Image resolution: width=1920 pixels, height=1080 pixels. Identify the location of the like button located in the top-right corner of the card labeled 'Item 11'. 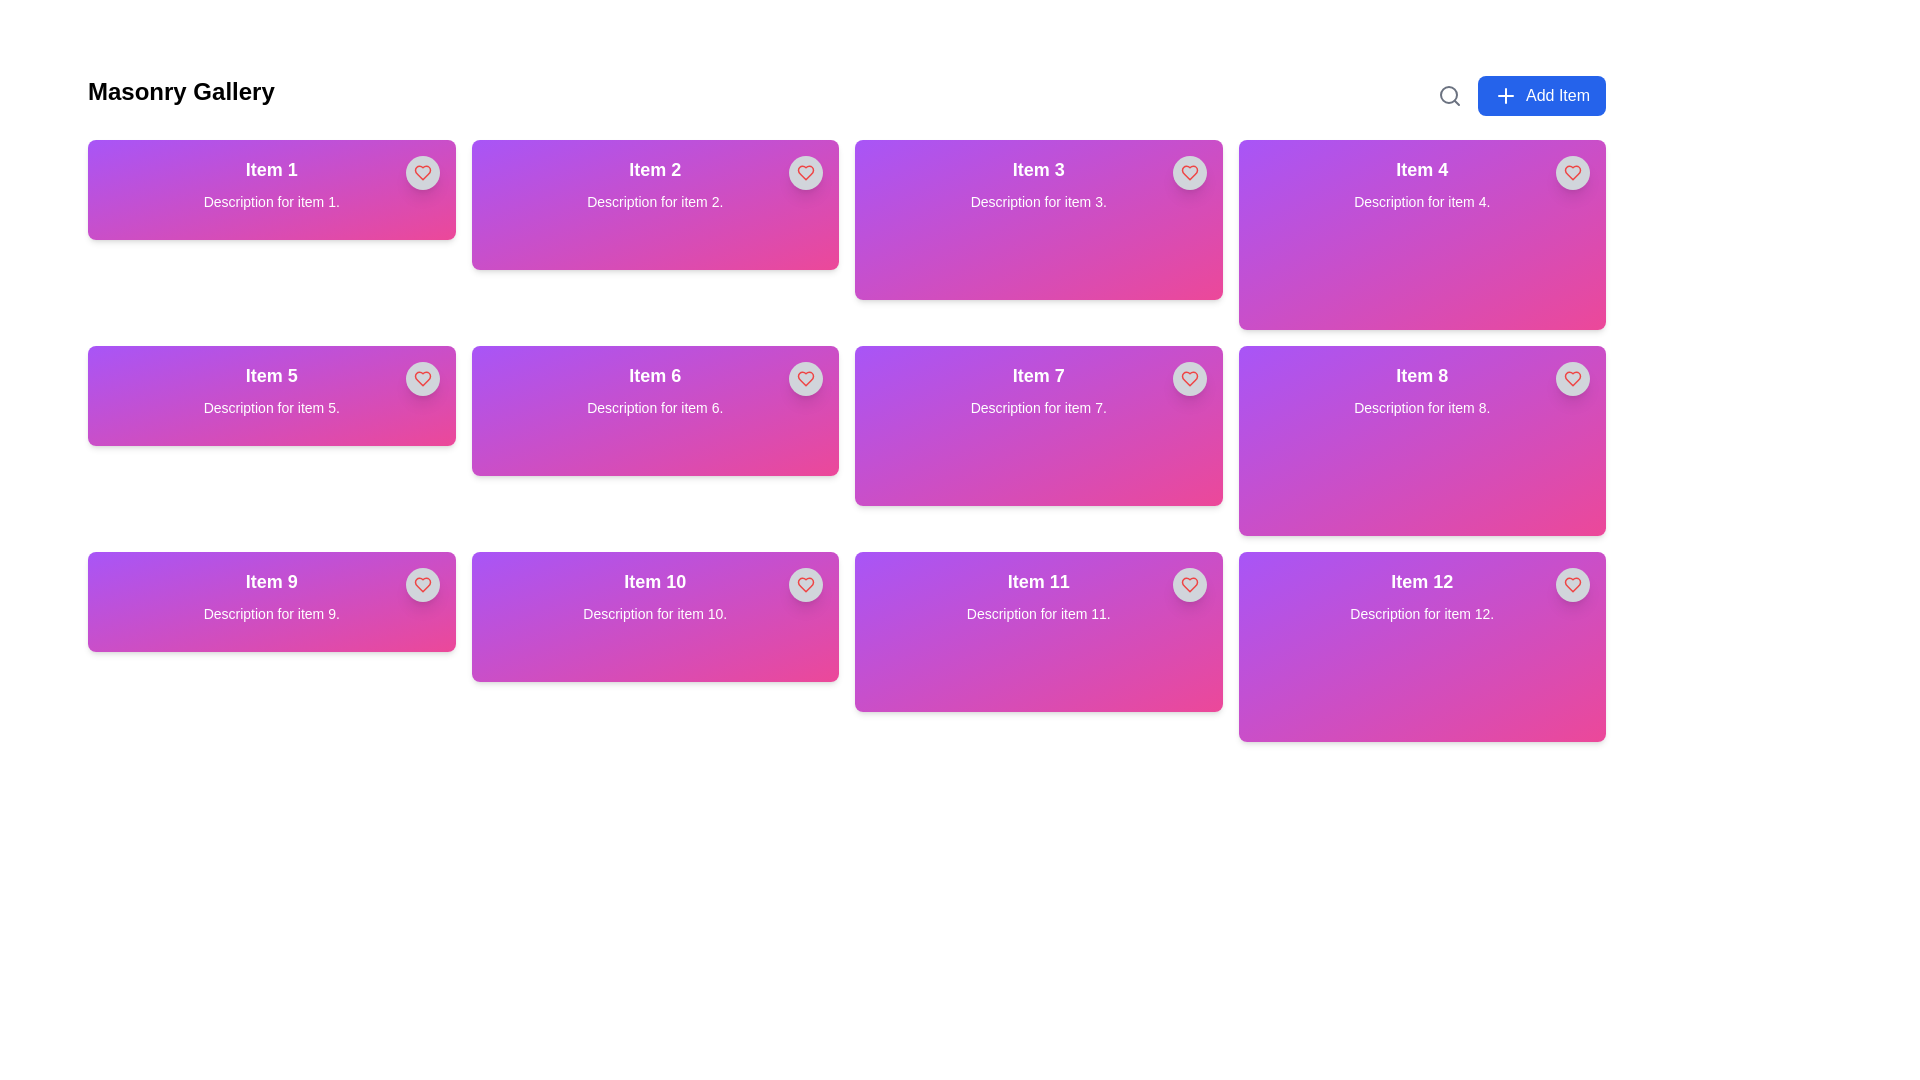
(1189, 585).